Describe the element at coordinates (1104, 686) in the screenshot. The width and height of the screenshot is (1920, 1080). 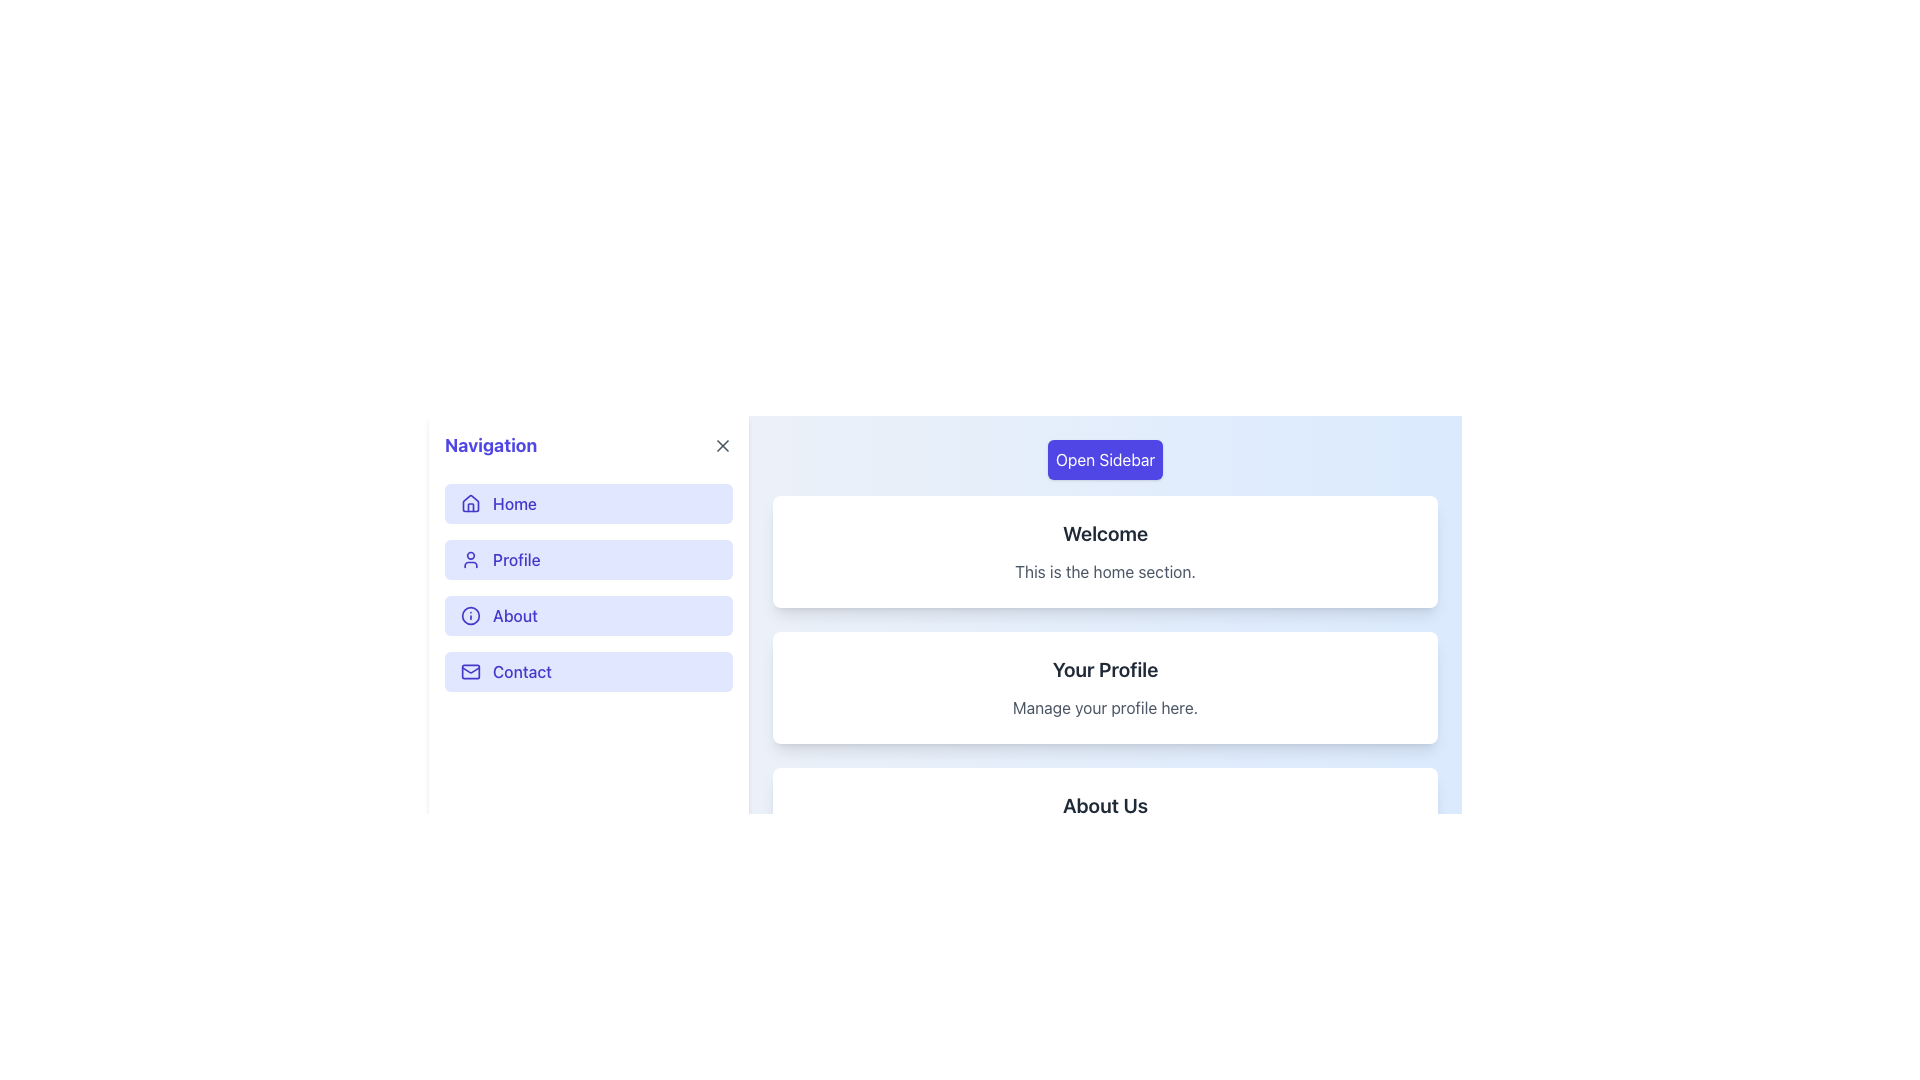
I see `text content of the Informational Panel located below the 'Welcome' card and above the 'About Us' card in the central content area of the application` at that location.